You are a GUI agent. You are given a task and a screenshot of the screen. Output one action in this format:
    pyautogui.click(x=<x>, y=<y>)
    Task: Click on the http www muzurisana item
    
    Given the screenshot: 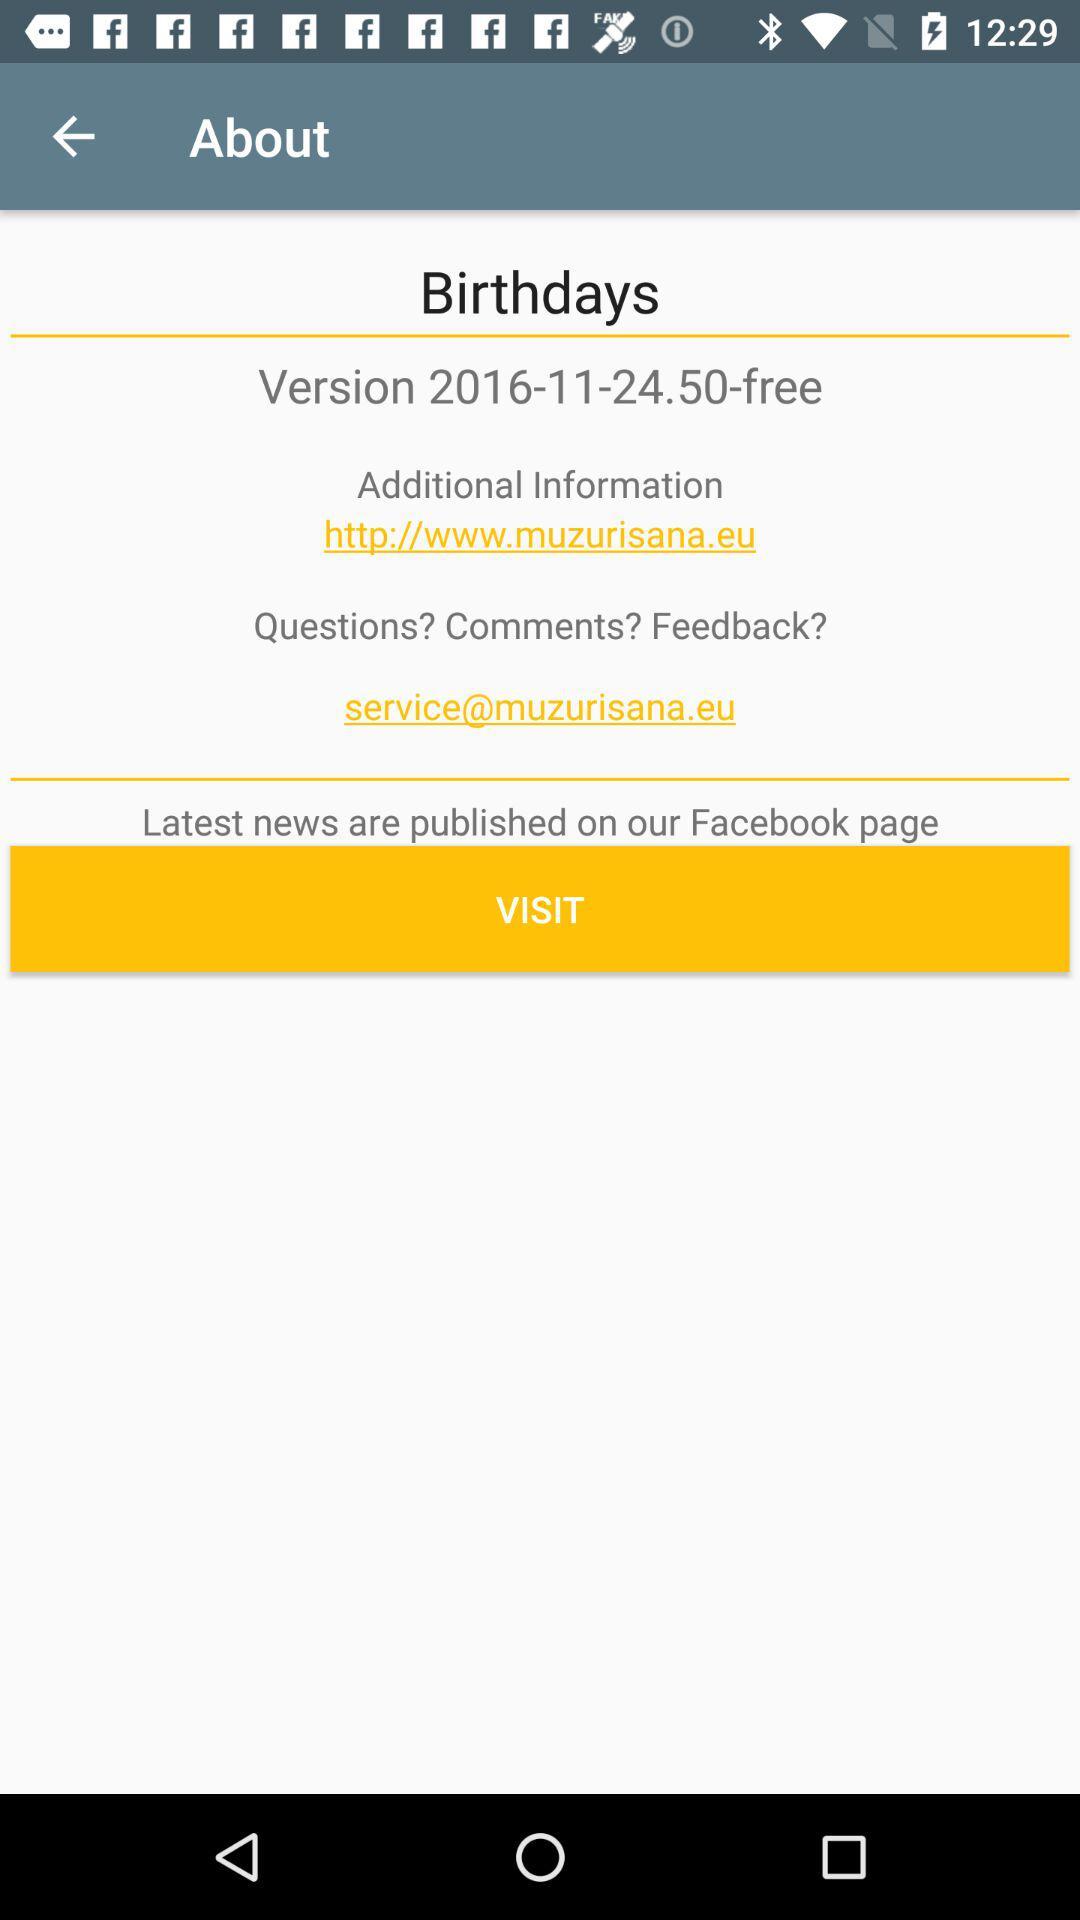 What is the action you would take?
    pyautogui.click(x=540, y=533)
    